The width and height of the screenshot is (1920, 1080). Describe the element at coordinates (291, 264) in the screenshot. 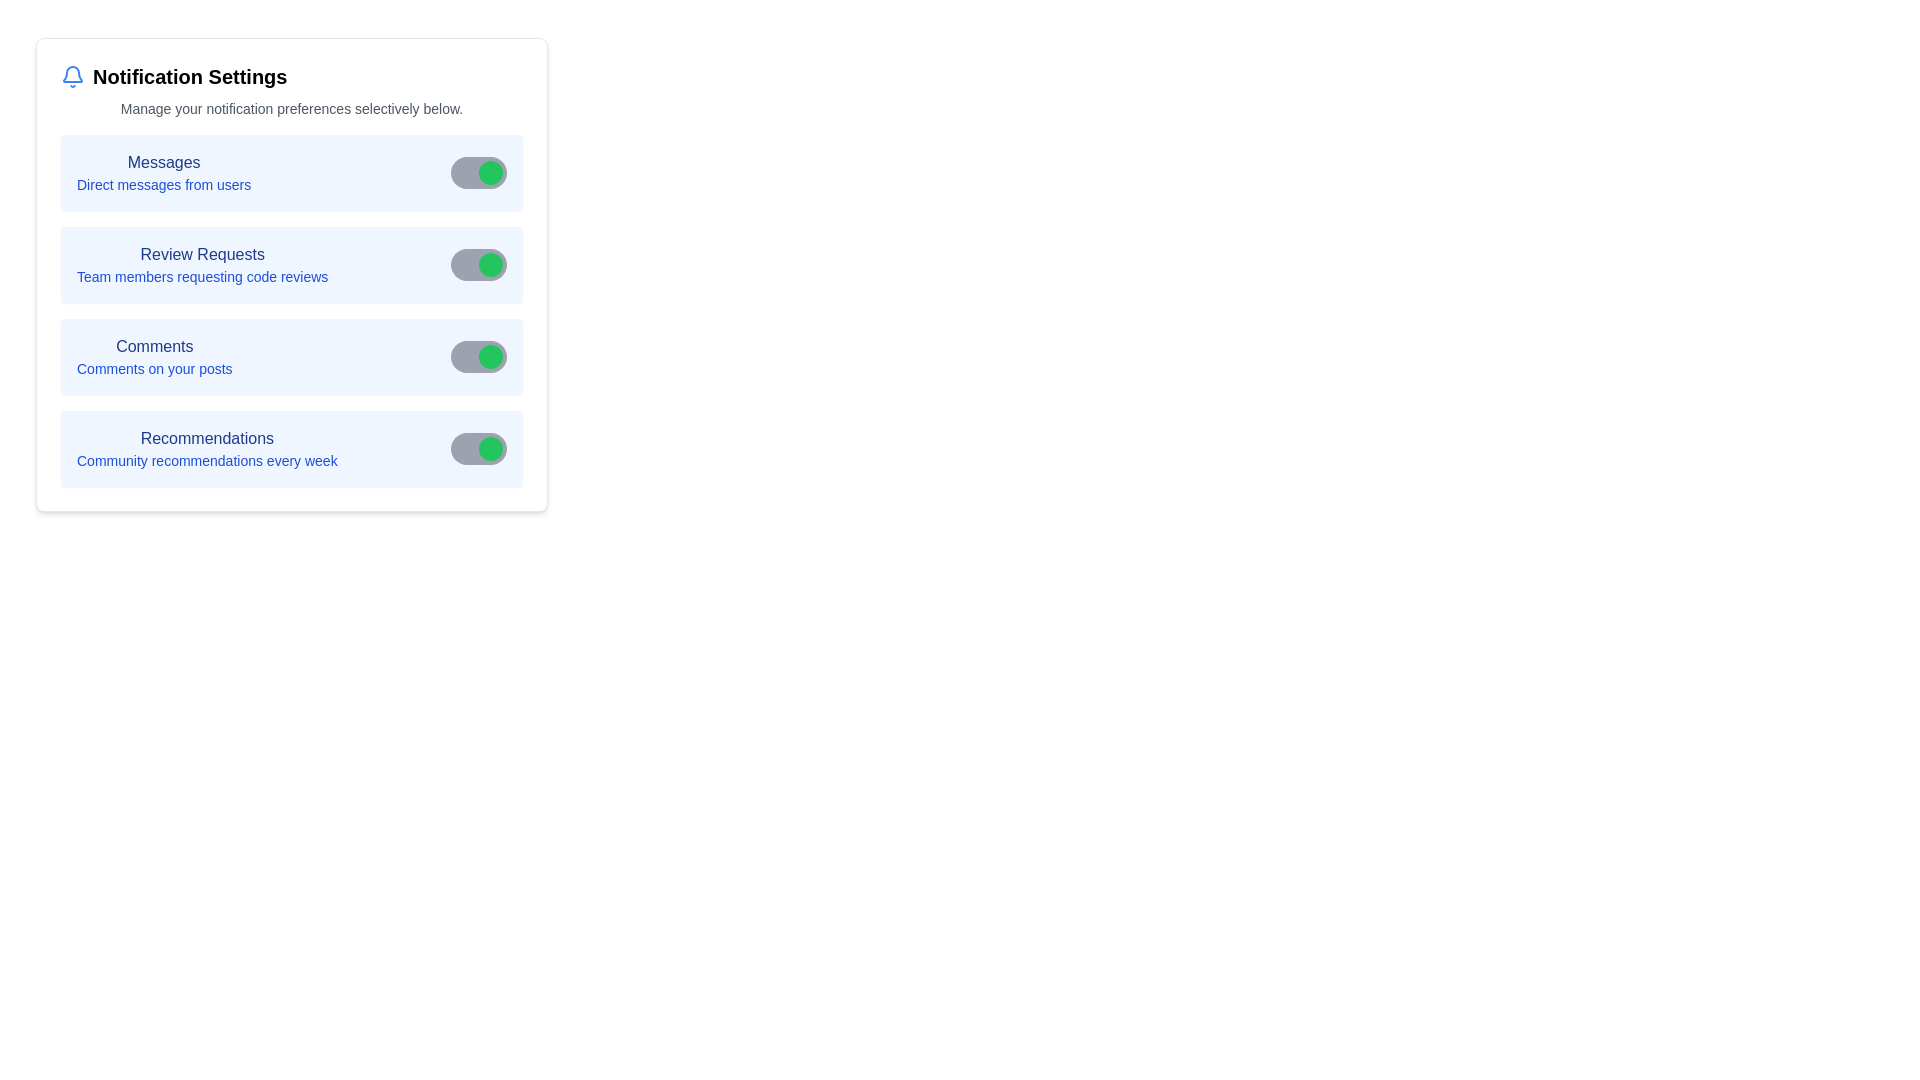

I see `title and description of the 'Review Requests' notification settings toggle switch, which is the second option in the vertical list of the notification settings interface` at that location.